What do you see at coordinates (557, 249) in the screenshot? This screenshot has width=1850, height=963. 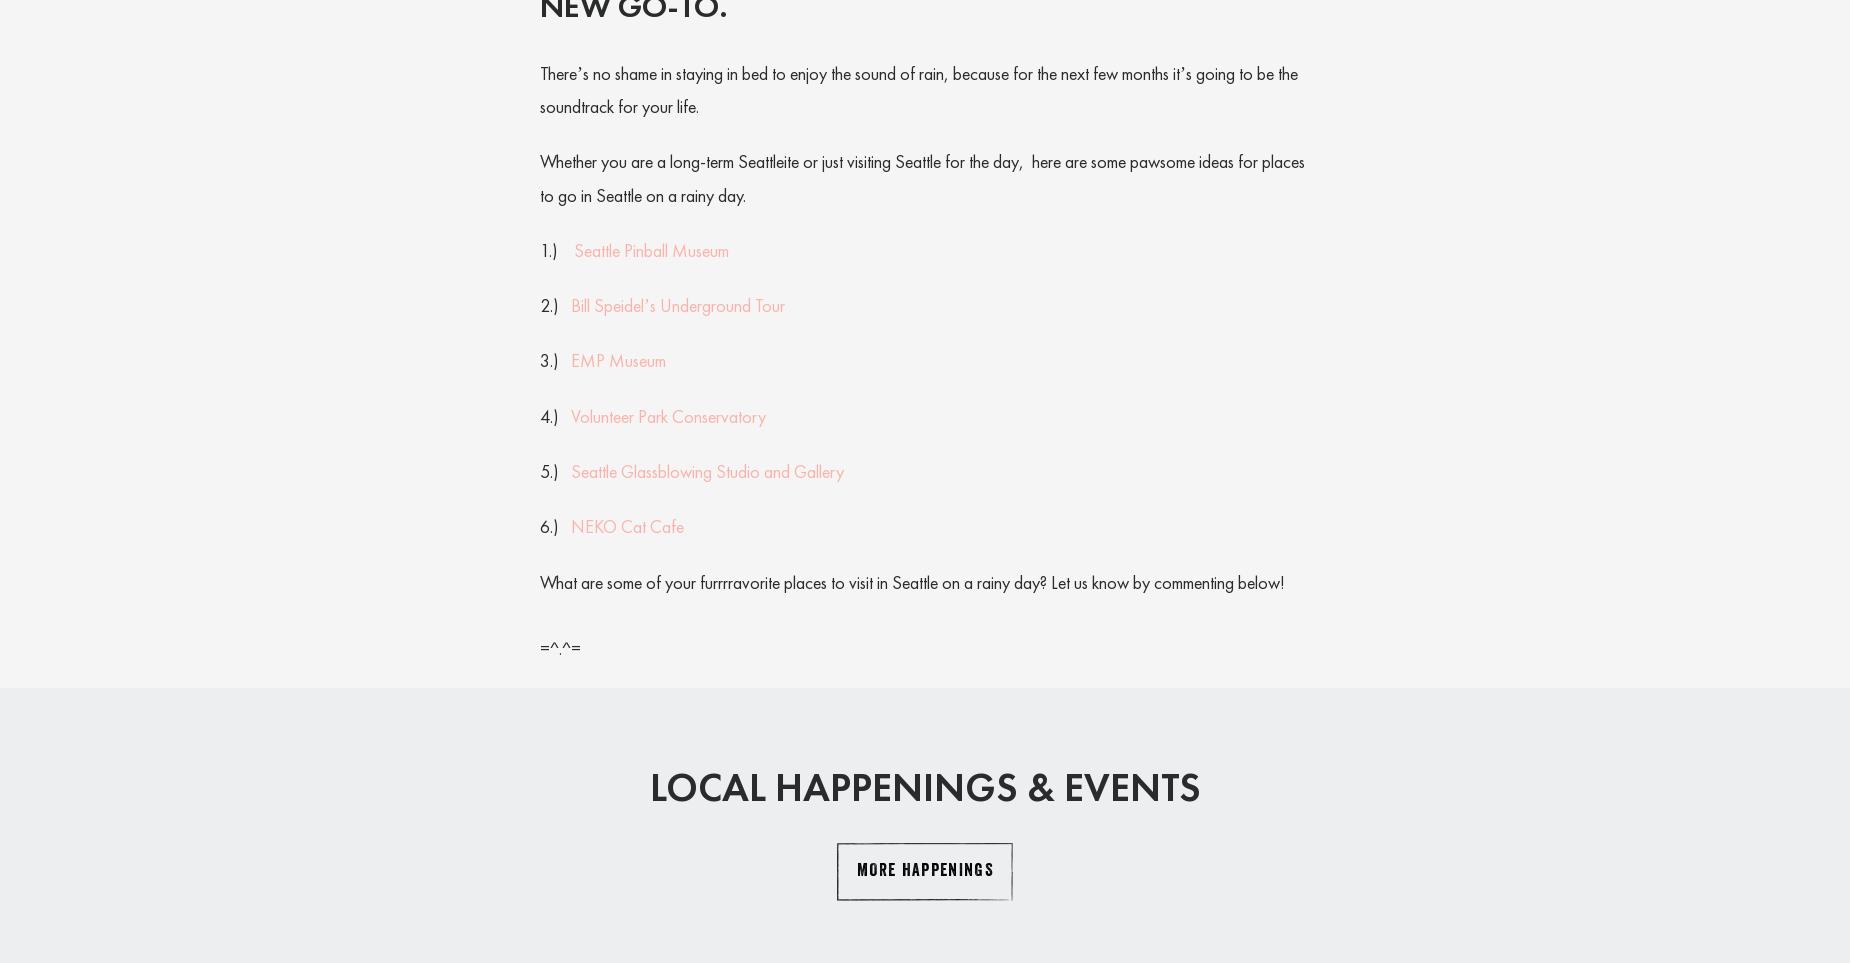 I see `'1.)'` at bounding box center [557, 249].